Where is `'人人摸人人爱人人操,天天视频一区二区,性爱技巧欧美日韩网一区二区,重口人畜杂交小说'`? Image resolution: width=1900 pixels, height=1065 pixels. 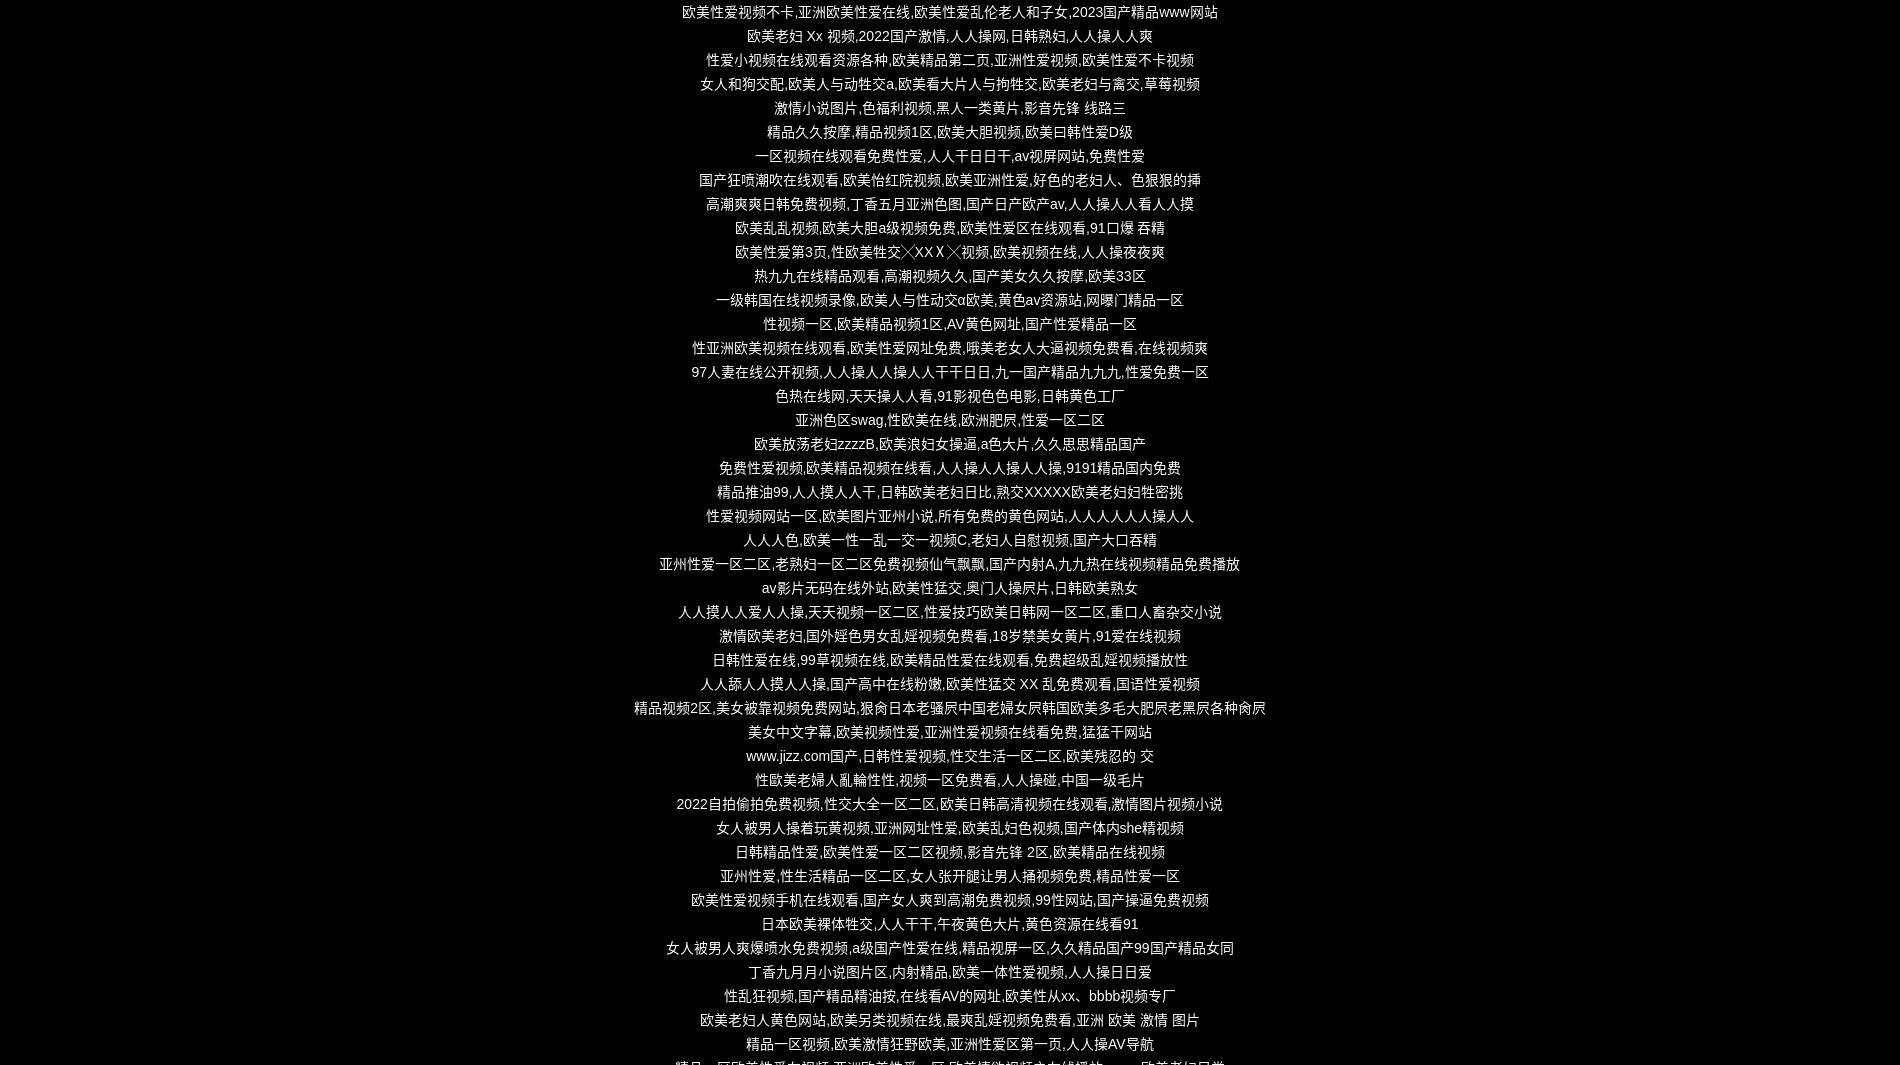
'人人摸人人爱人人操,天天视频一区二区,性爱技巧欧美日韩网一区二区,重口人畜杂交小说' is located at coordinates (948, 611).